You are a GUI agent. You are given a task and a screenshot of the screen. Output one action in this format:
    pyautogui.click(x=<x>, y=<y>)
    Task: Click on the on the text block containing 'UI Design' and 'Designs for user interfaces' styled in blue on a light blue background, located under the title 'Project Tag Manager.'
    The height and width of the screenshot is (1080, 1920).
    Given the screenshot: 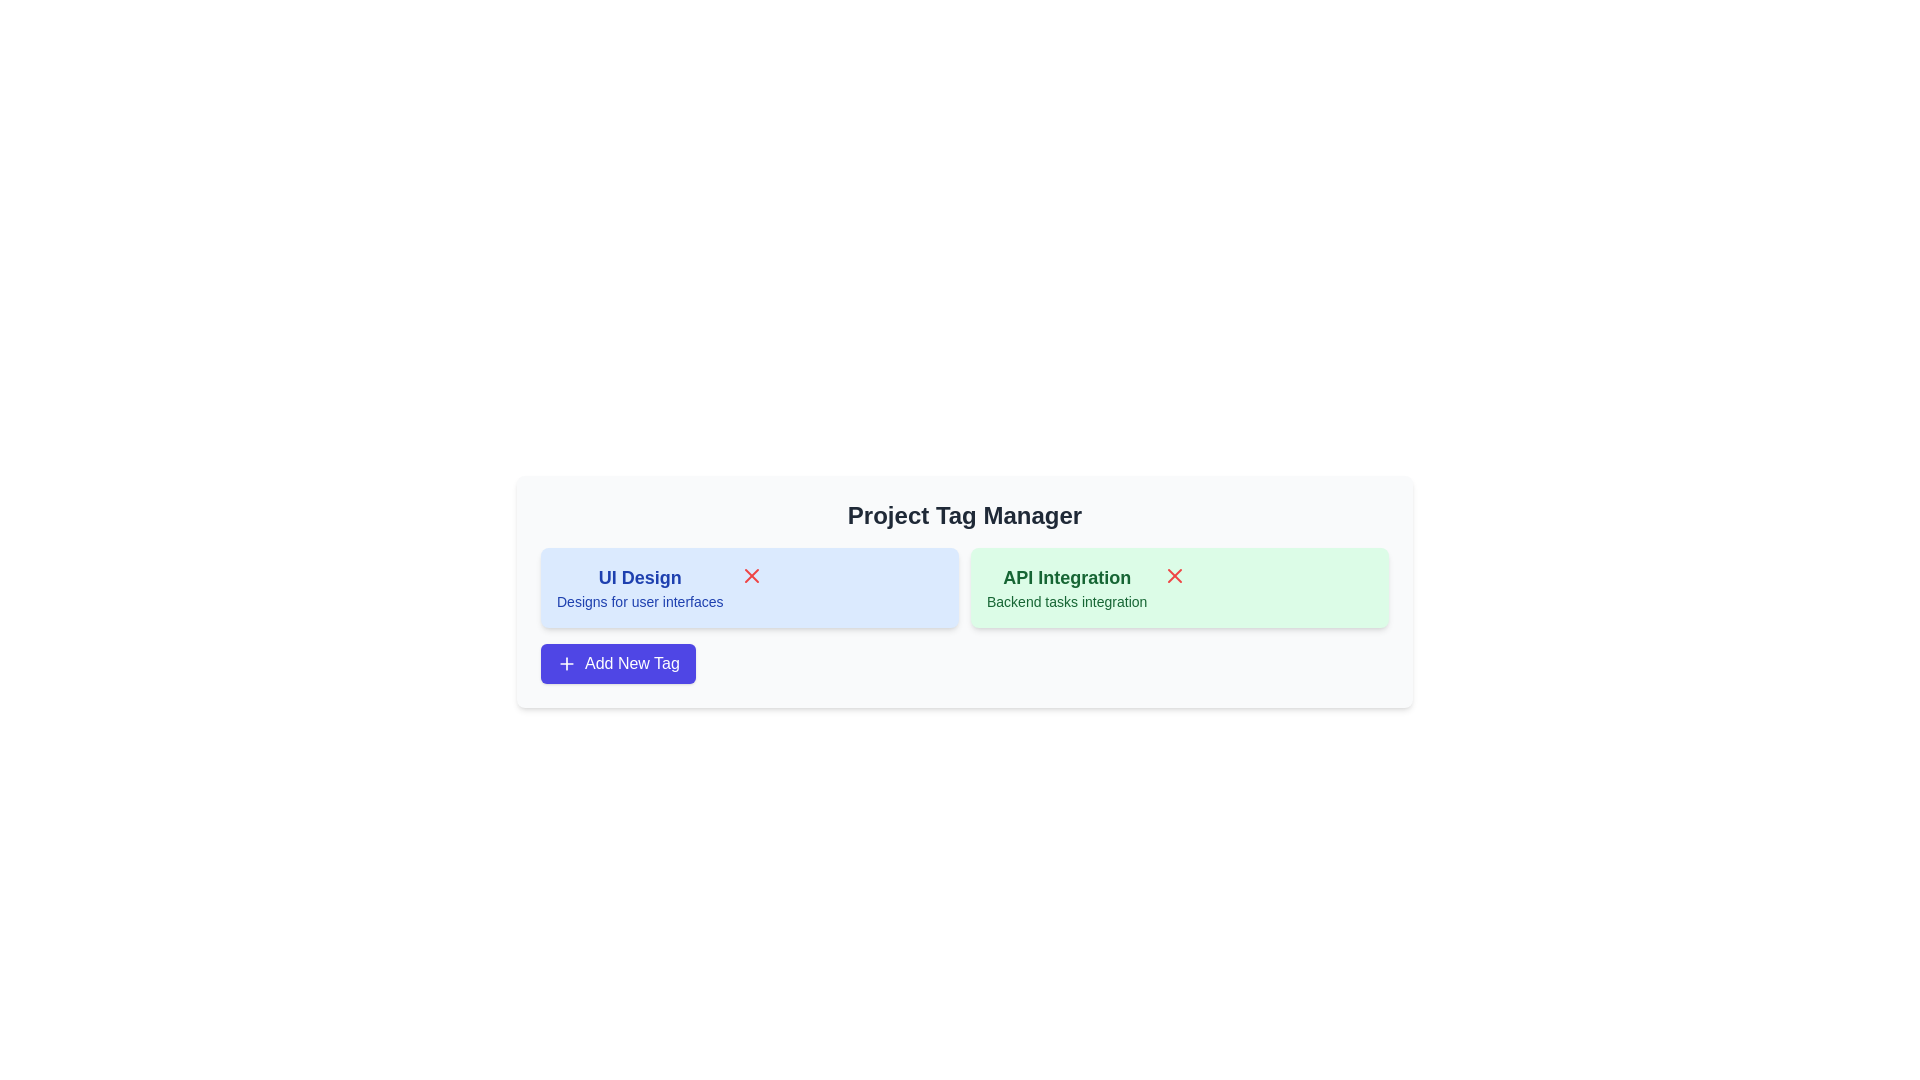 What is the action you would take?
    pyautogui.click(x=638, y=586)
    